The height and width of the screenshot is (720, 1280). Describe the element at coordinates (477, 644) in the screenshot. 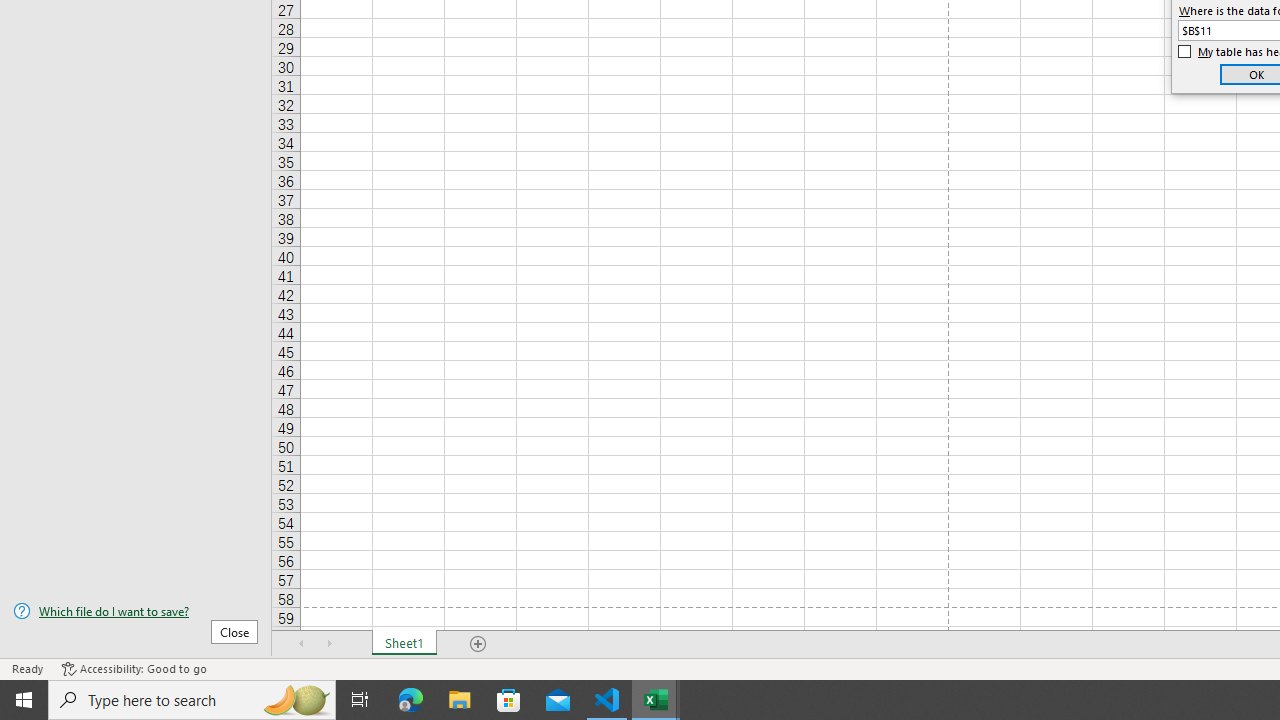

I see `'Add Sheet'` at that location.